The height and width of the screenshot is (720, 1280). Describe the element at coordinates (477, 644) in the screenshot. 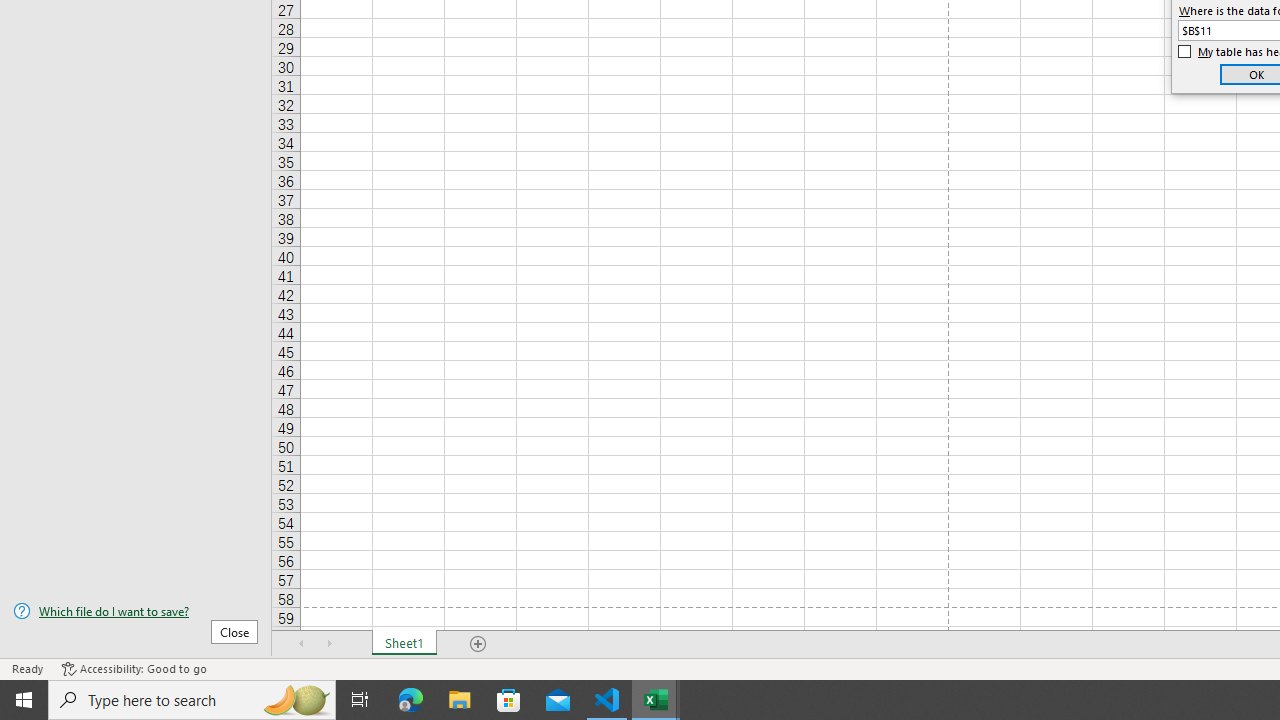

I see `'Add Sheet'` at that location.